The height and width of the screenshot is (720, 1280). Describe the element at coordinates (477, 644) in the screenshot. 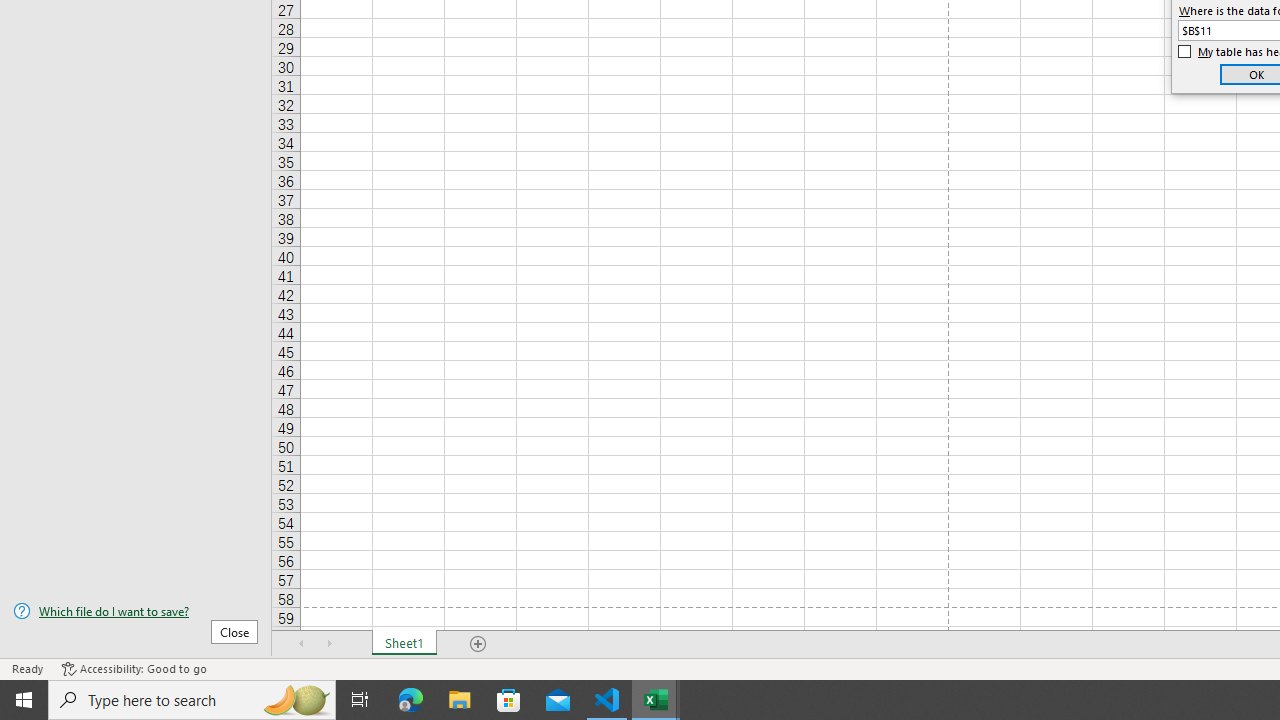

I see `'Add Sheet'` at that location.